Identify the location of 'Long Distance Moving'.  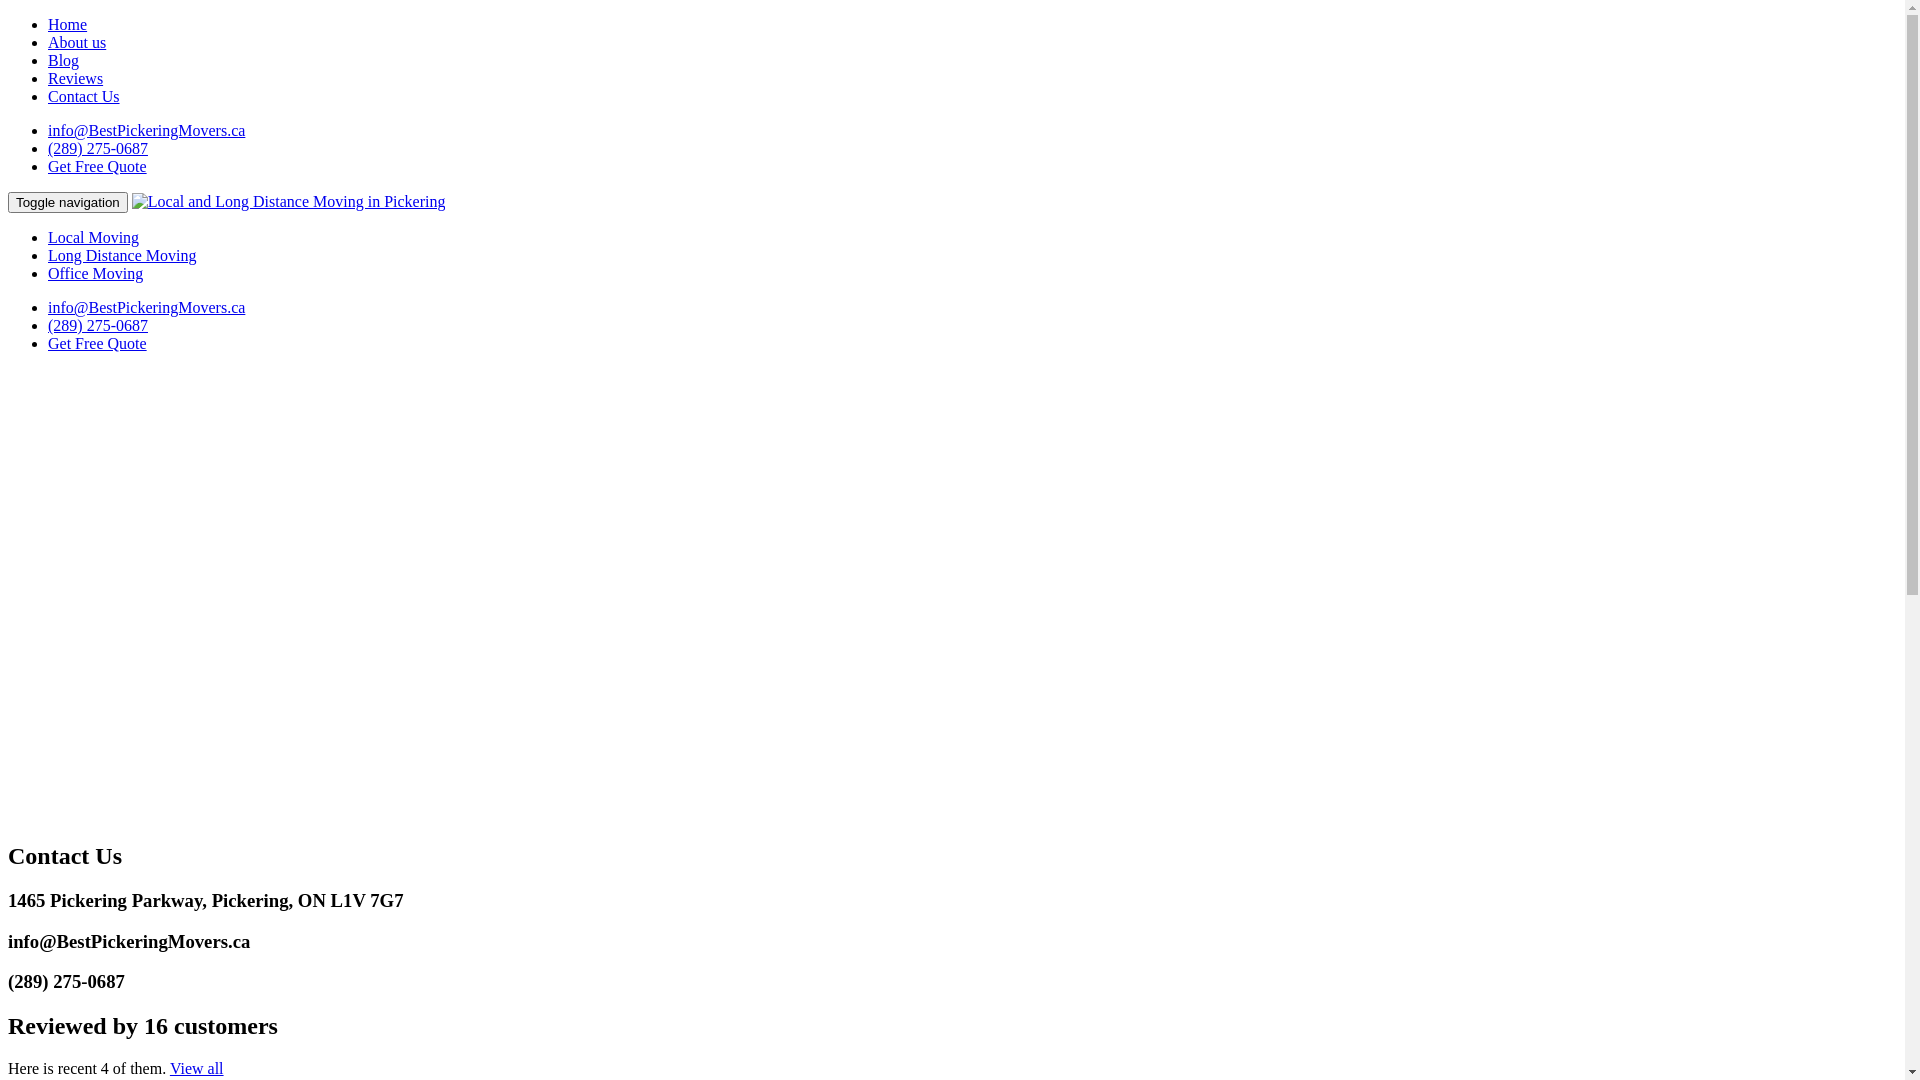
(120, 254).